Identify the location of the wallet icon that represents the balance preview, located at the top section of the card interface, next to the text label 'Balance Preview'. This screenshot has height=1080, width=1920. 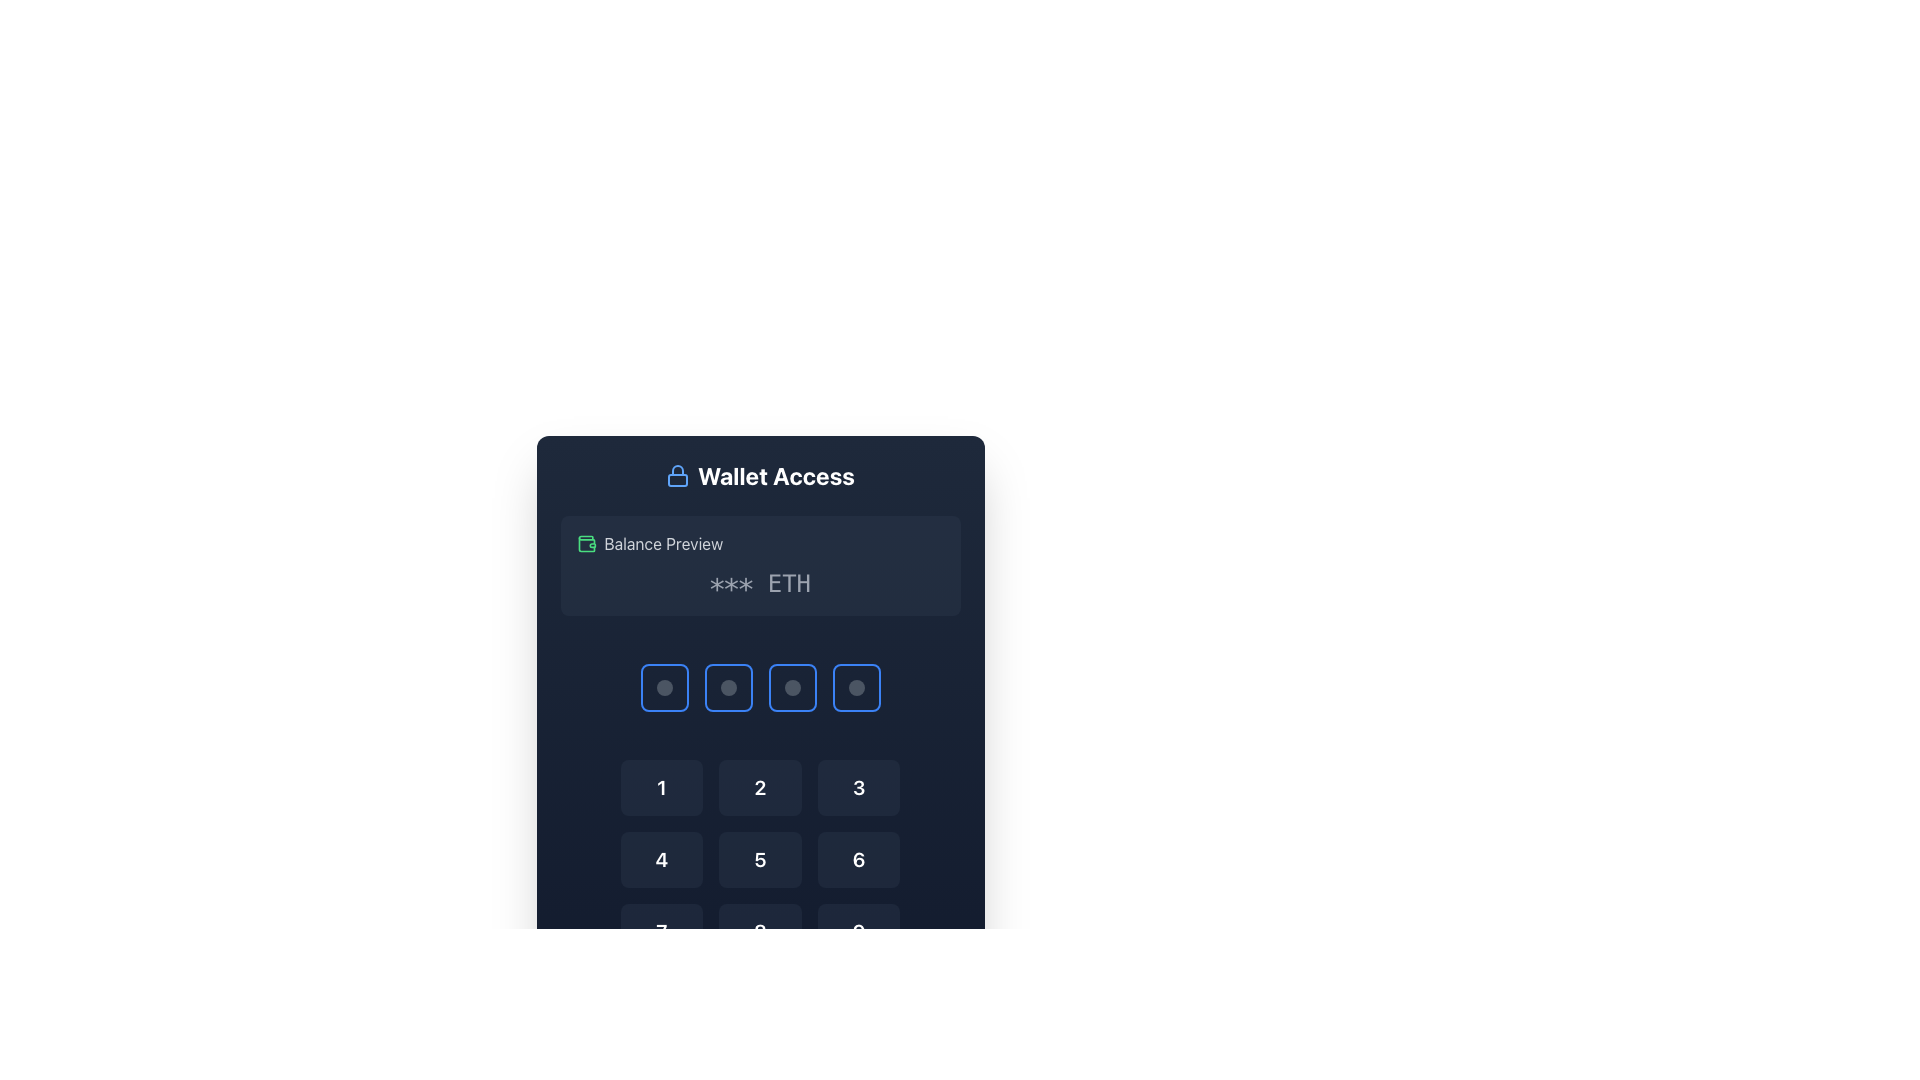
(585, 543).